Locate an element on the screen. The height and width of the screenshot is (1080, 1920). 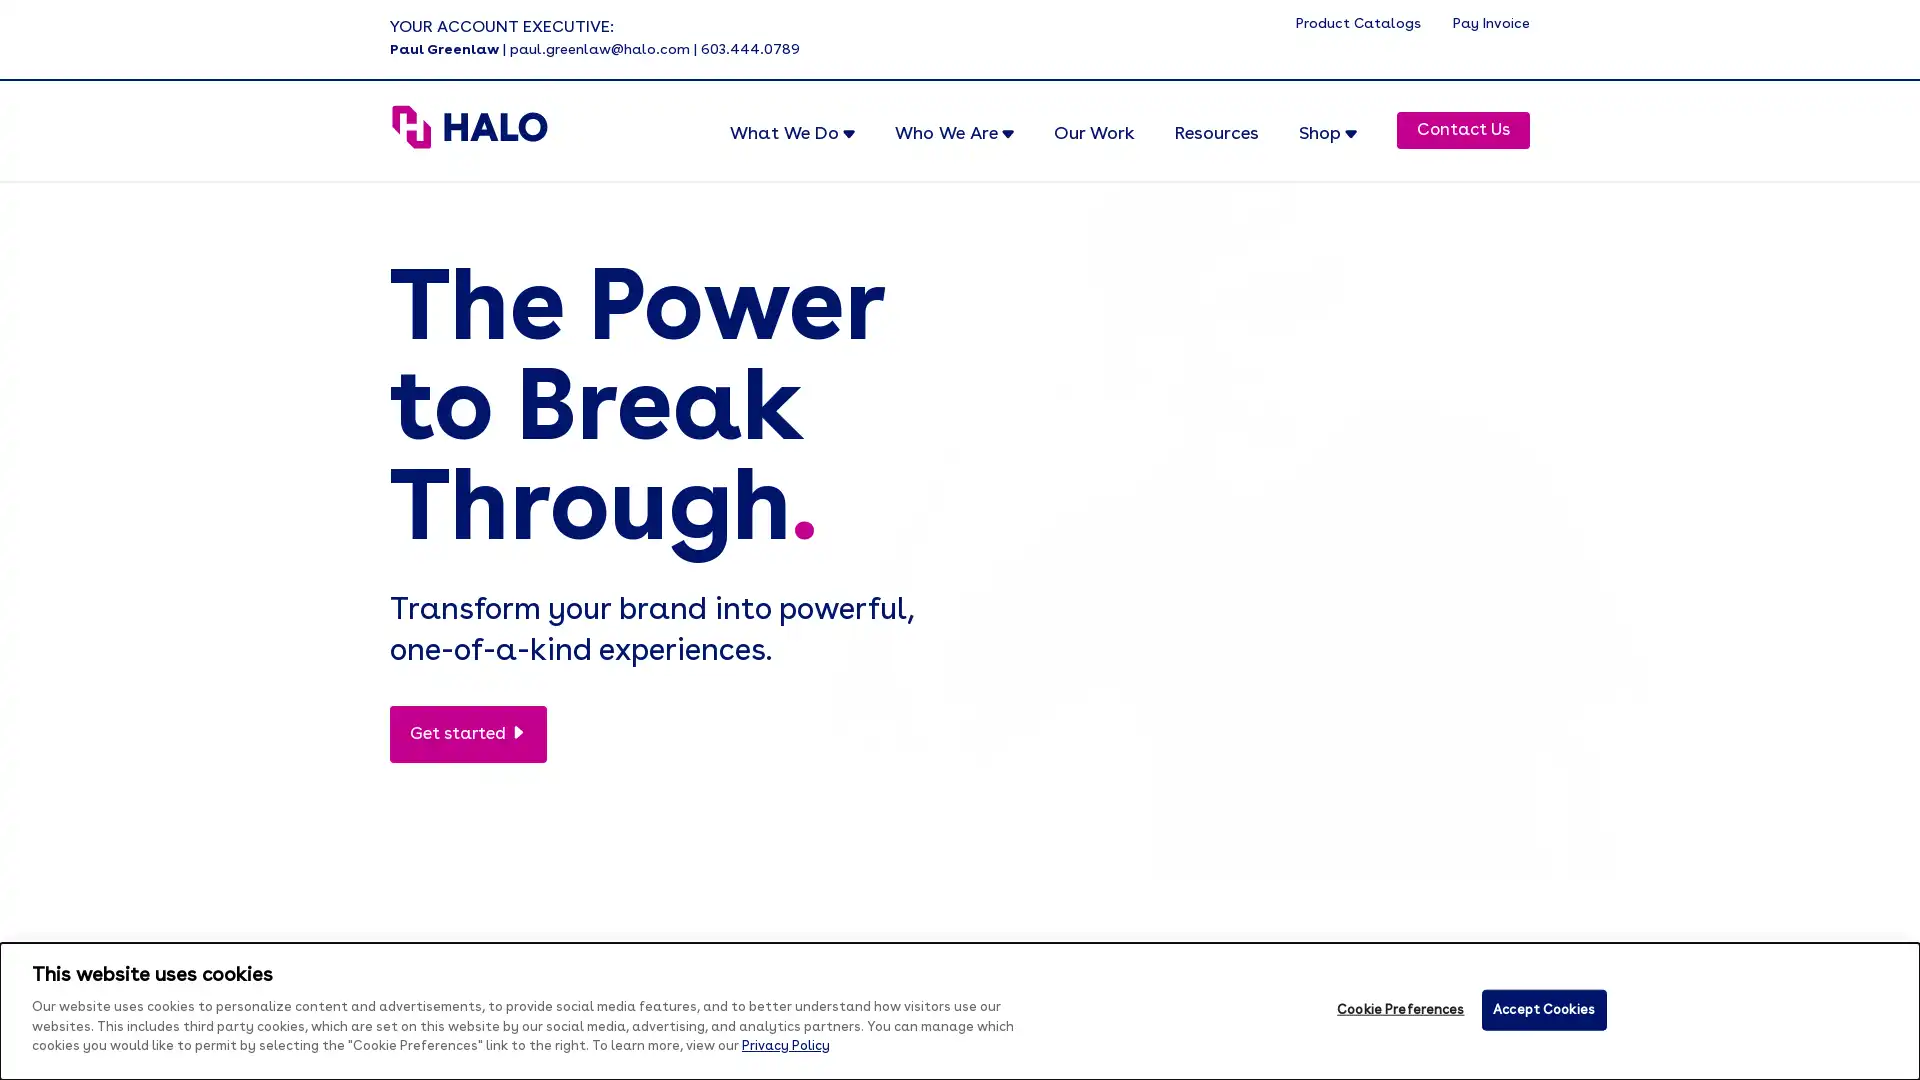
Resources is located at coordinates (1216, 148).